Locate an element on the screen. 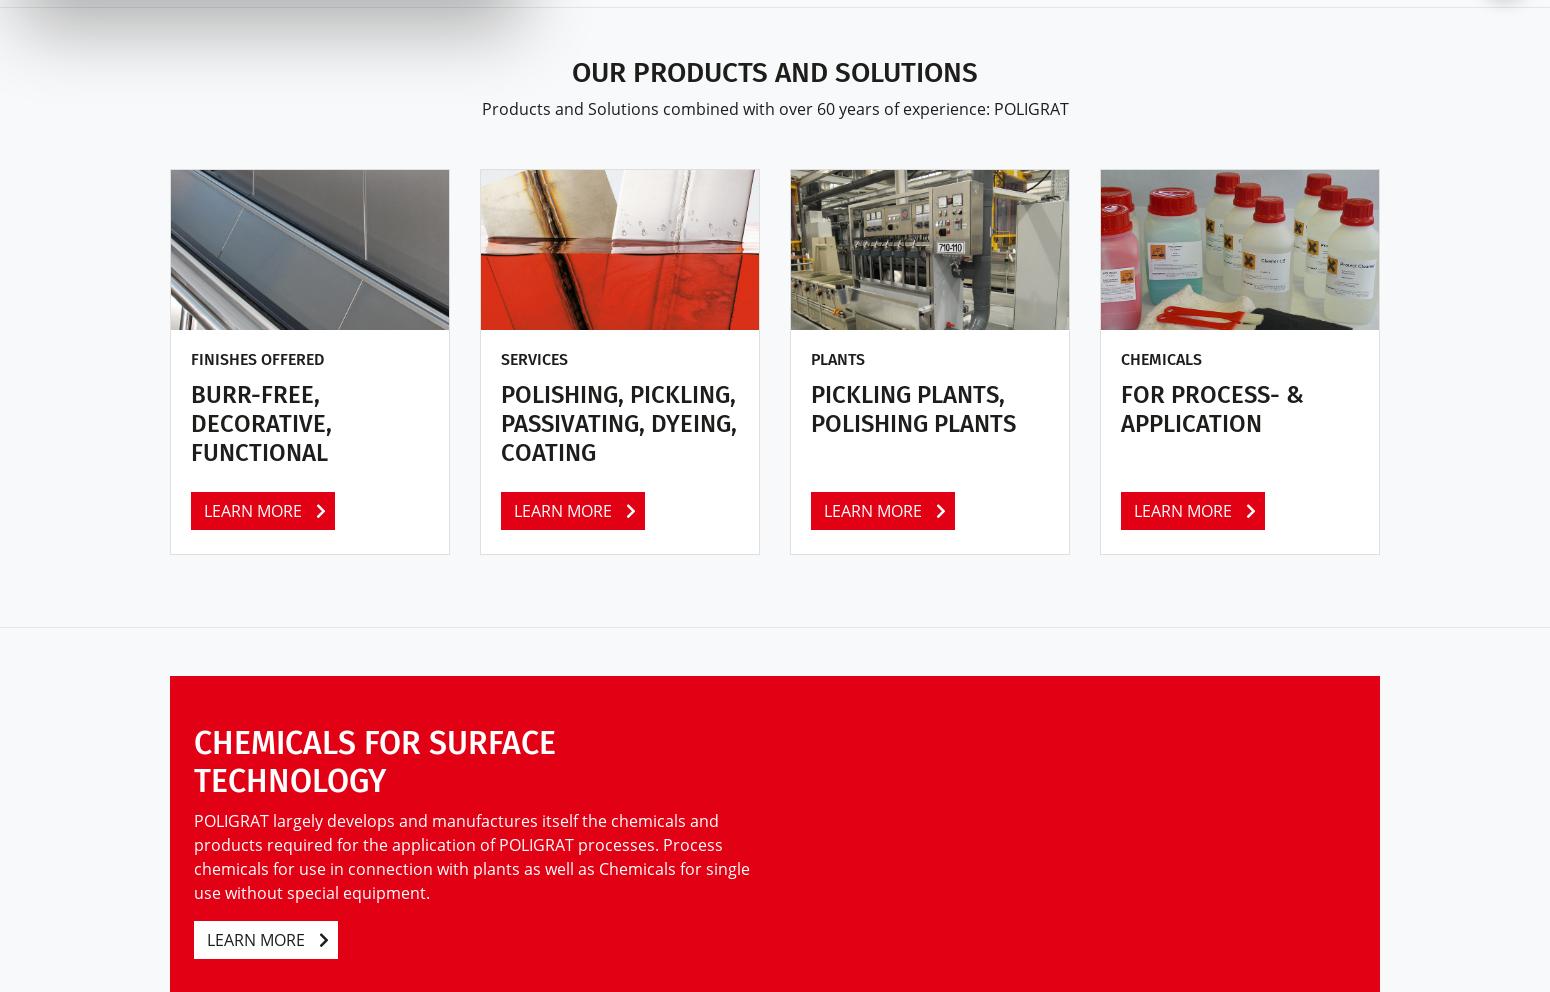 This screenshot has height=992, width=1550. 'Products and Solutions combined with over 60 years of experience: POLIGRAT' is located at coordinates (774, 108).